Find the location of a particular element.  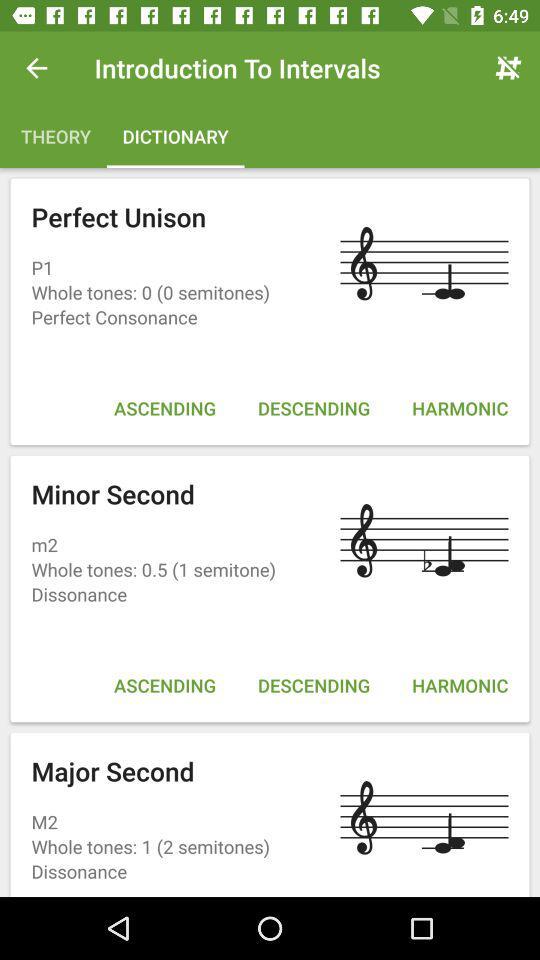

the item next to introduction to intervals item is located at coordinates (508, 68).